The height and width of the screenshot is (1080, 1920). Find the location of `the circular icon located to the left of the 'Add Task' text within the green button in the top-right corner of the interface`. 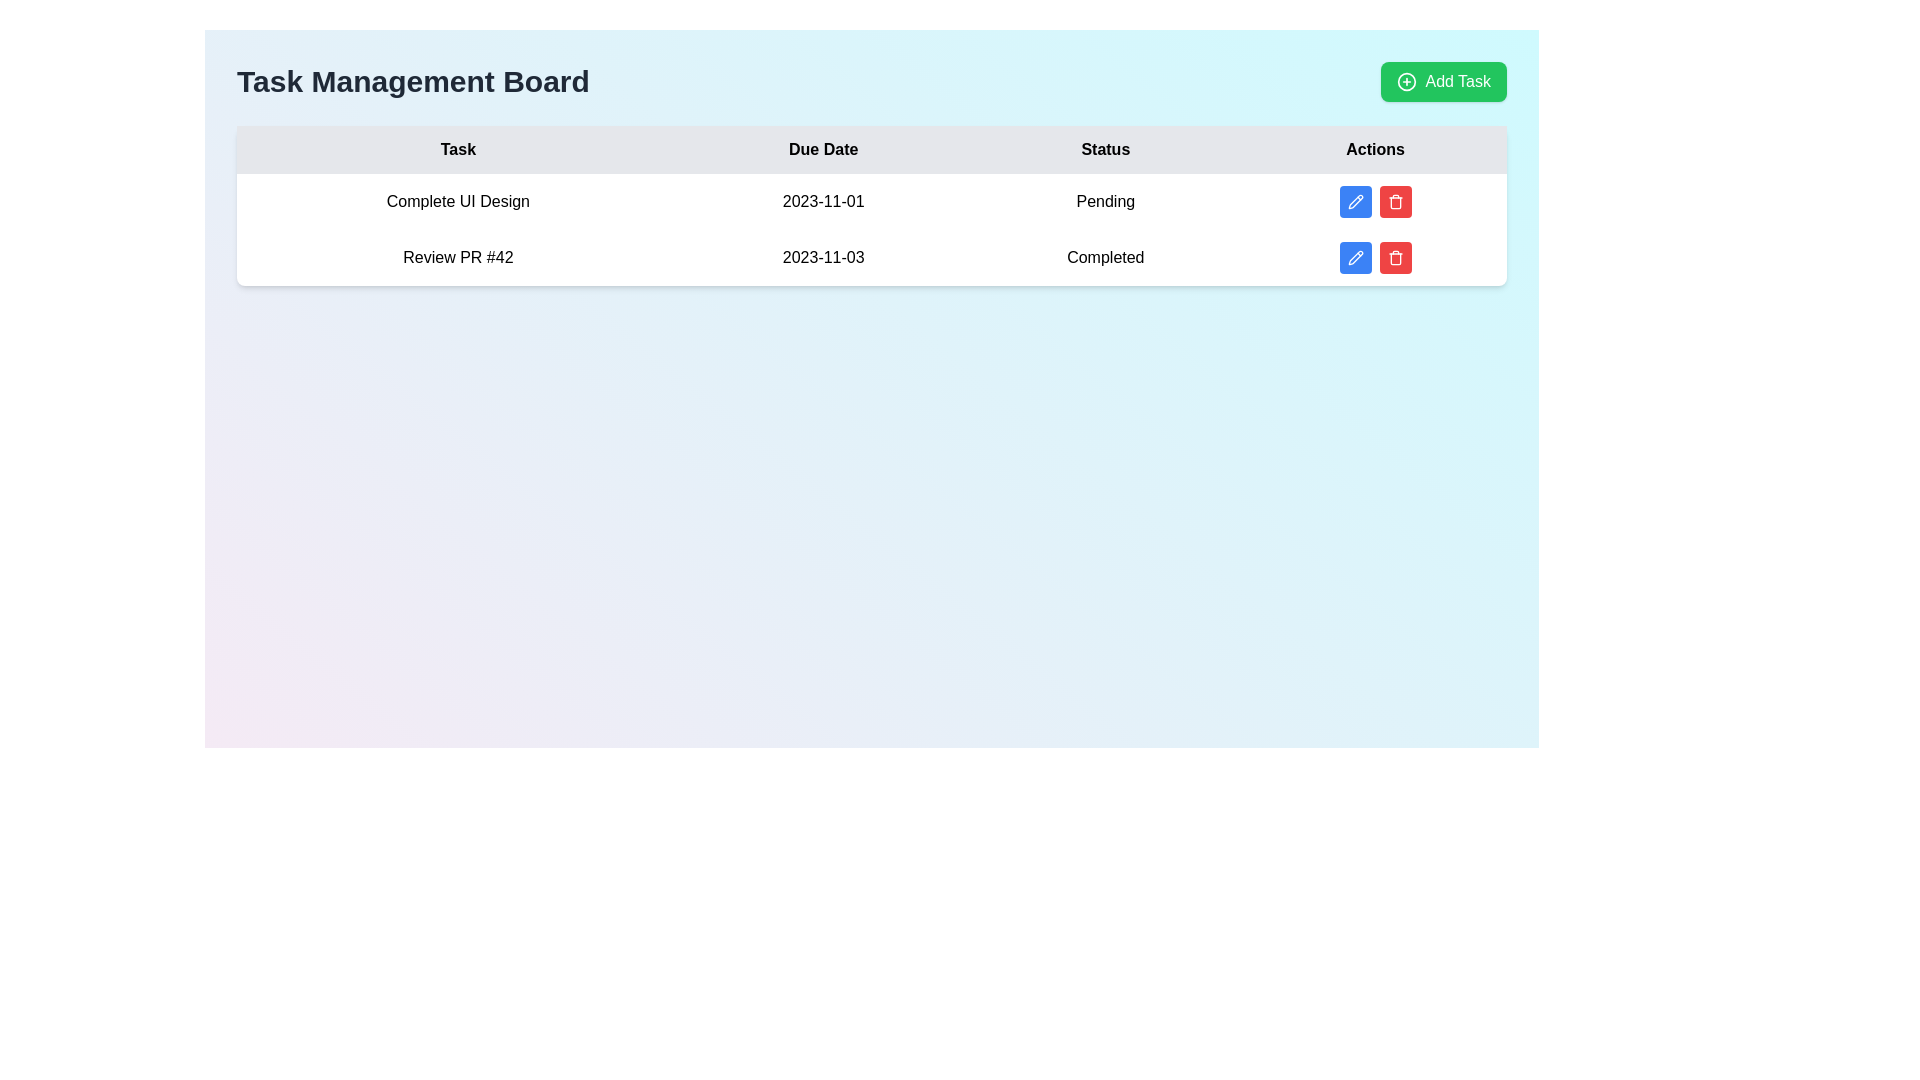

the circular icon located to the left of the 'Add Task' text within the green button in the top-right corner of the interface is located at coordinates (1406, 80).